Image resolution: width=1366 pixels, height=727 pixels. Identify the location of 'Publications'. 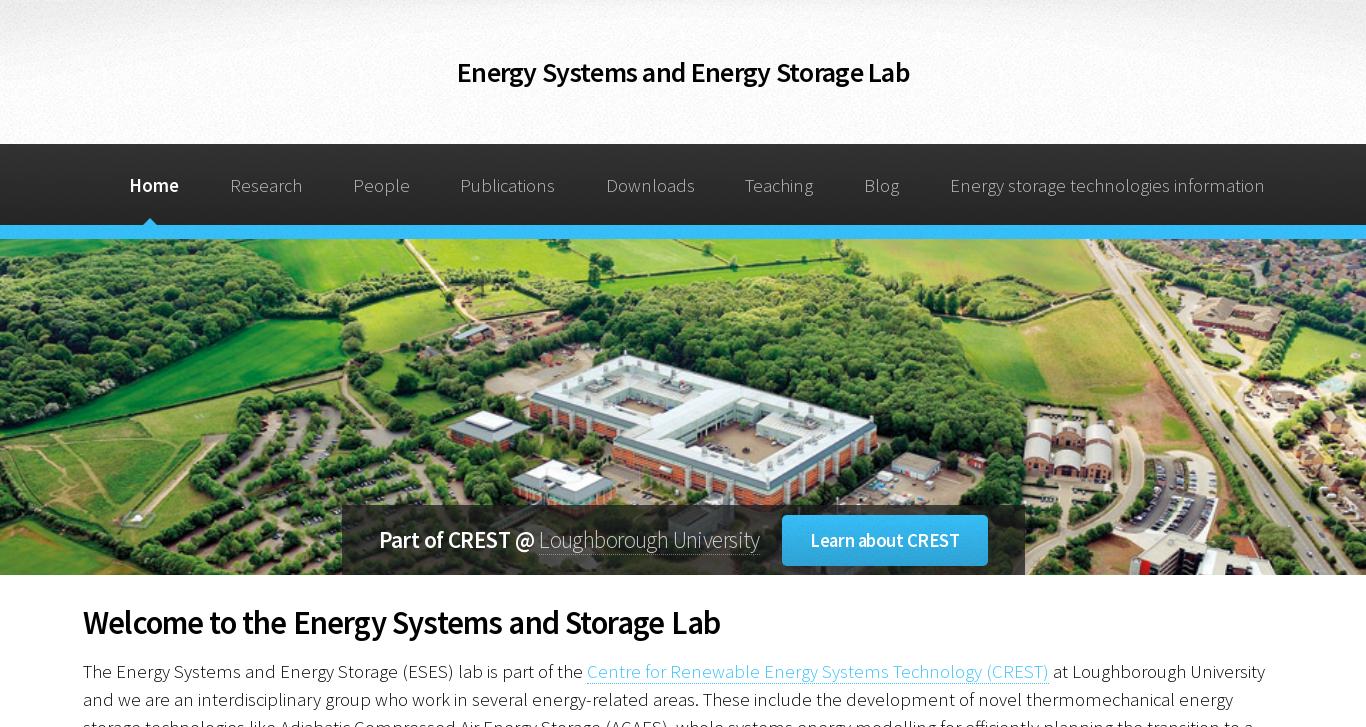
(507, 184).